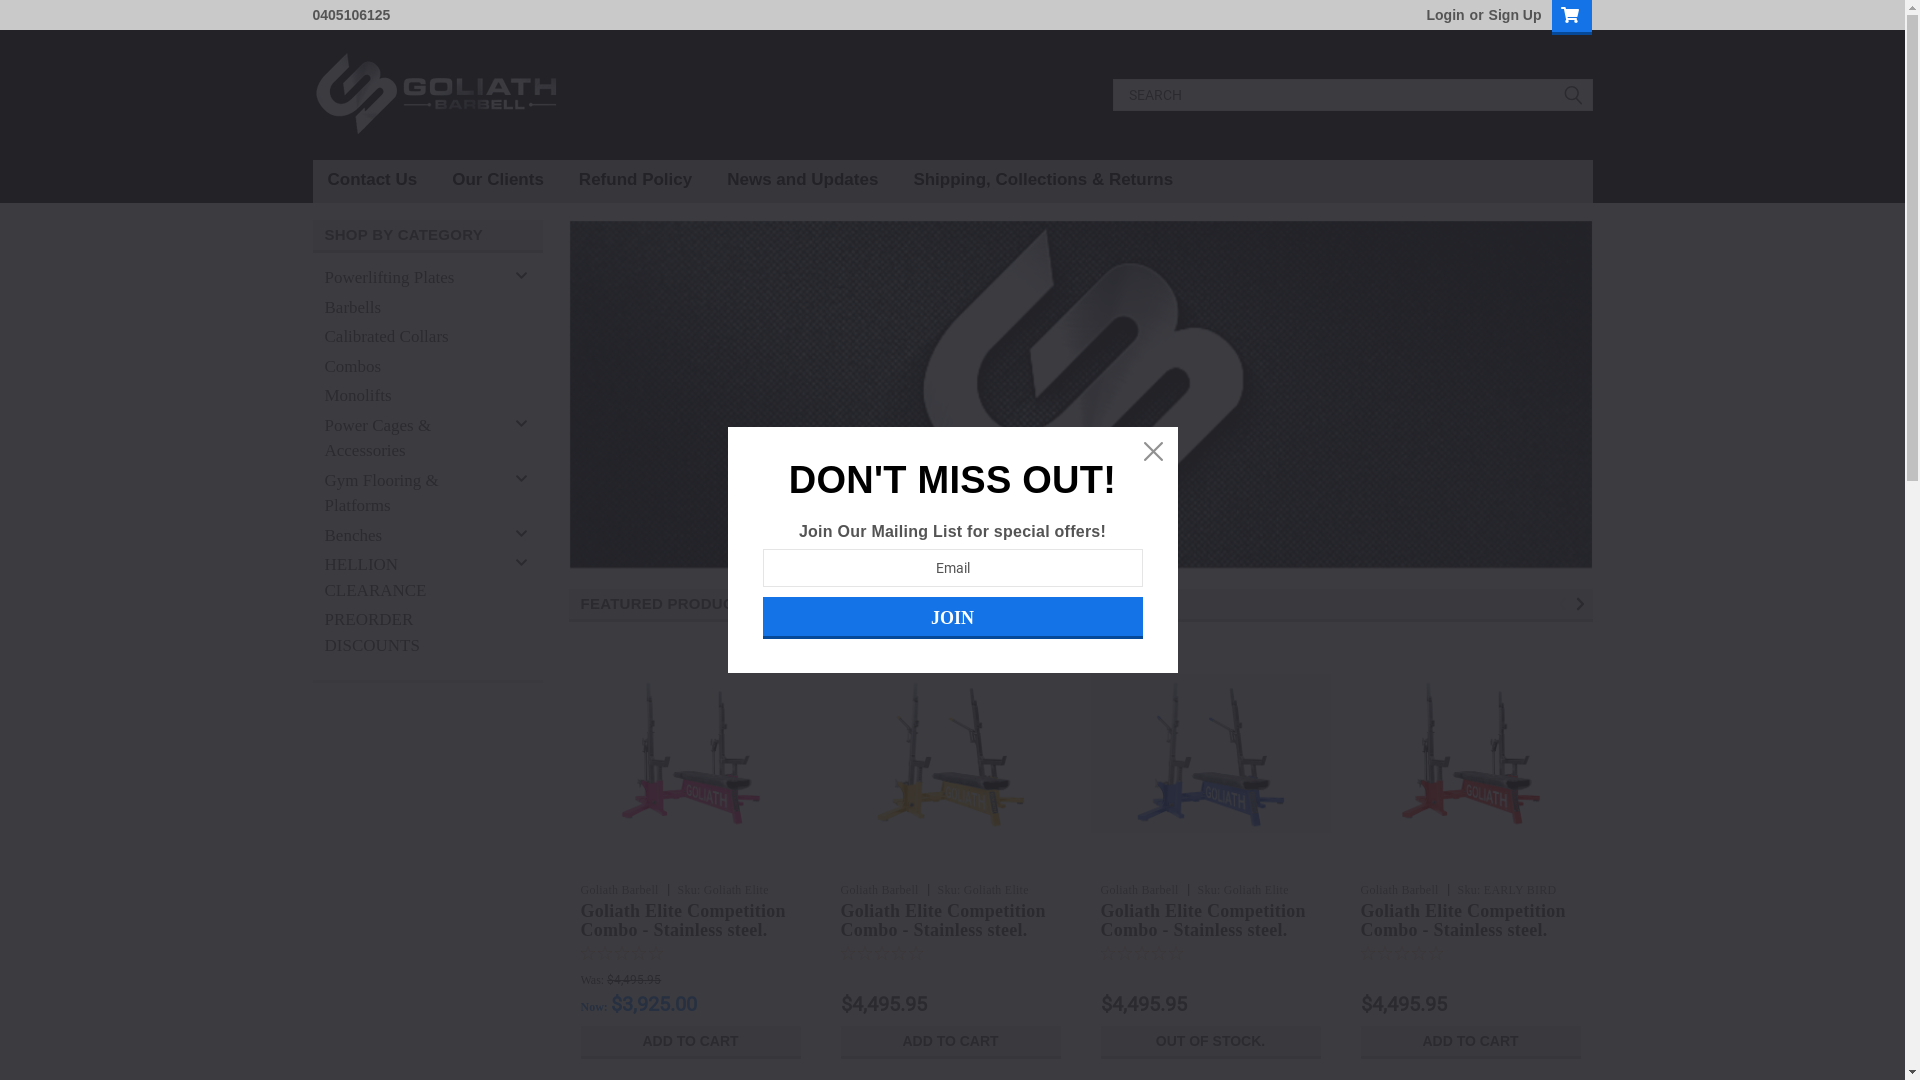 This screenshot has width=1920, height=1080. Describe the element at coordinates (311, 577) in the screenshot. I see `'HELLION CLEARANCE'` at that location.